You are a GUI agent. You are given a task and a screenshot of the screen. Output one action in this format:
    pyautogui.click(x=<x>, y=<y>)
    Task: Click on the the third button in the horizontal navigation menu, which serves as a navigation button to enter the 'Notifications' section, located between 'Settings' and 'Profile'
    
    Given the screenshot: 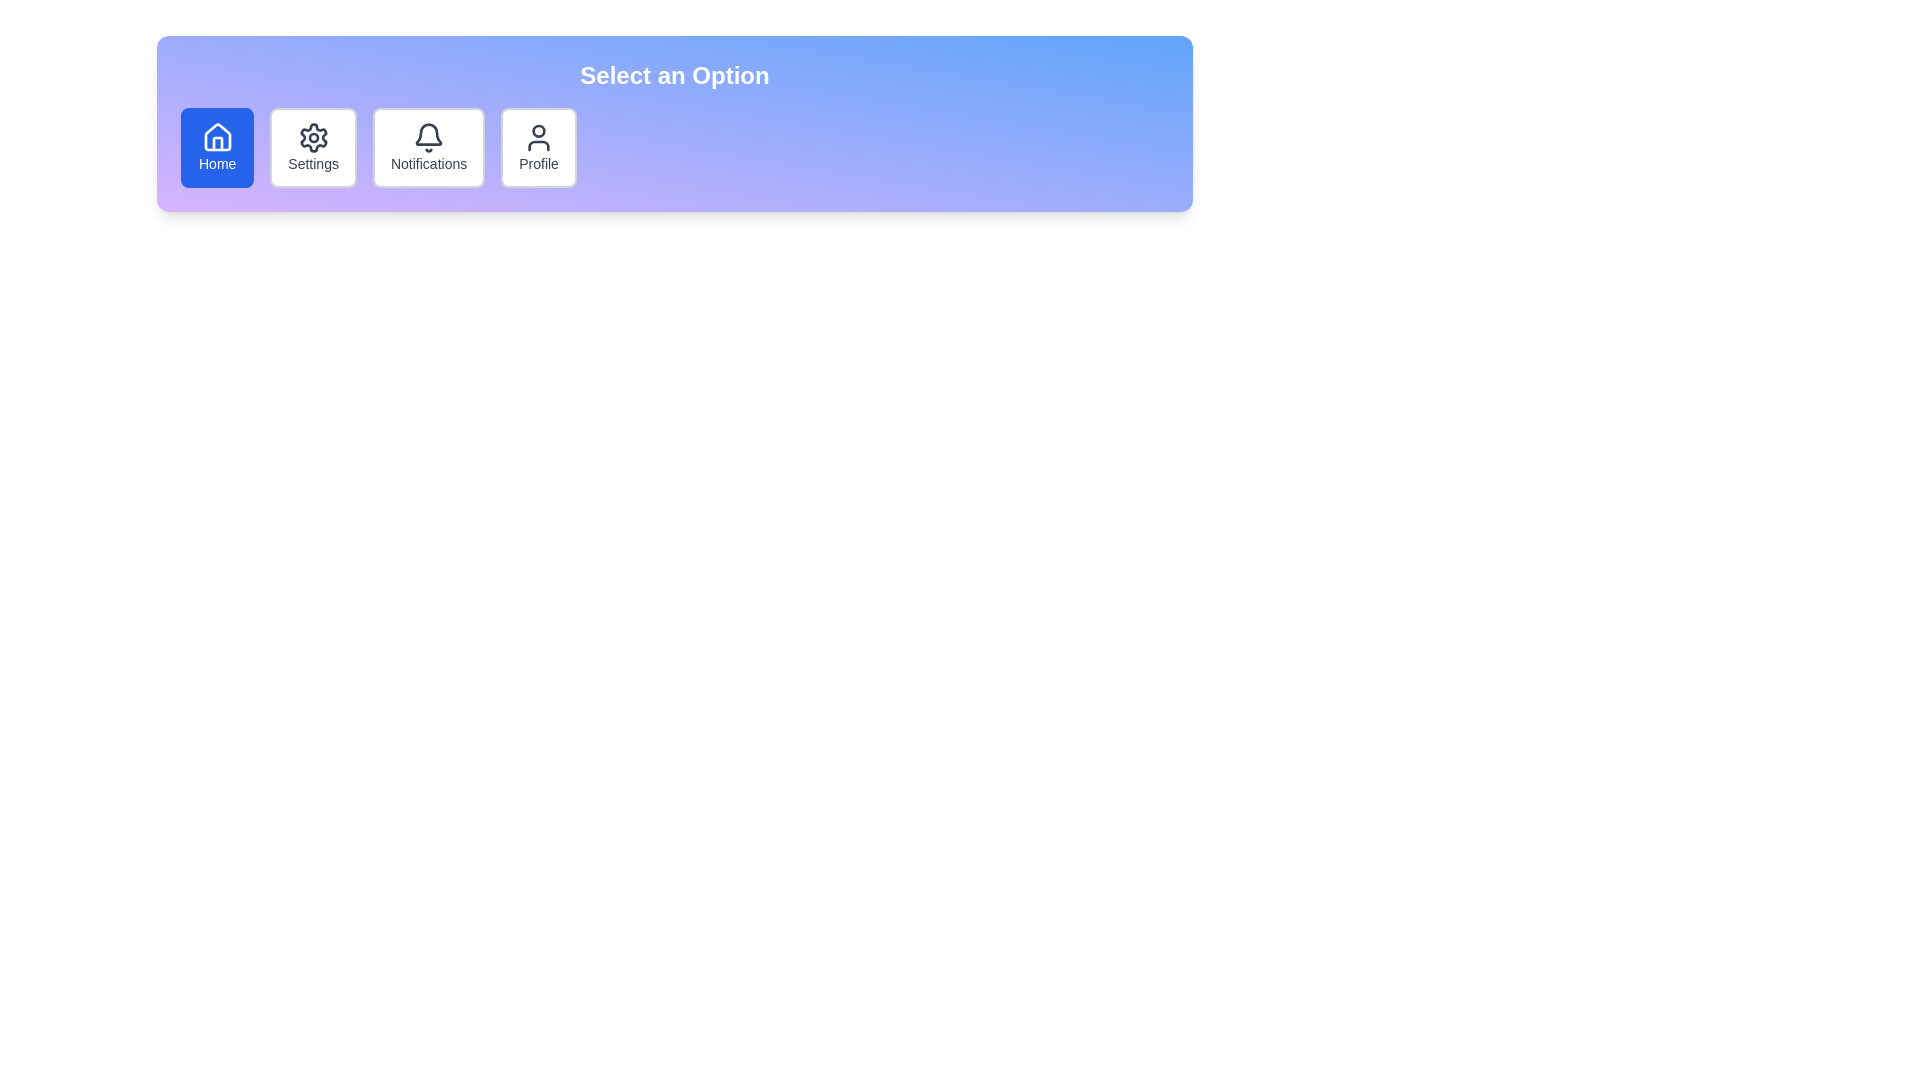 What is the action you would take?
    pyautogui.click(x=428, y=146)
    